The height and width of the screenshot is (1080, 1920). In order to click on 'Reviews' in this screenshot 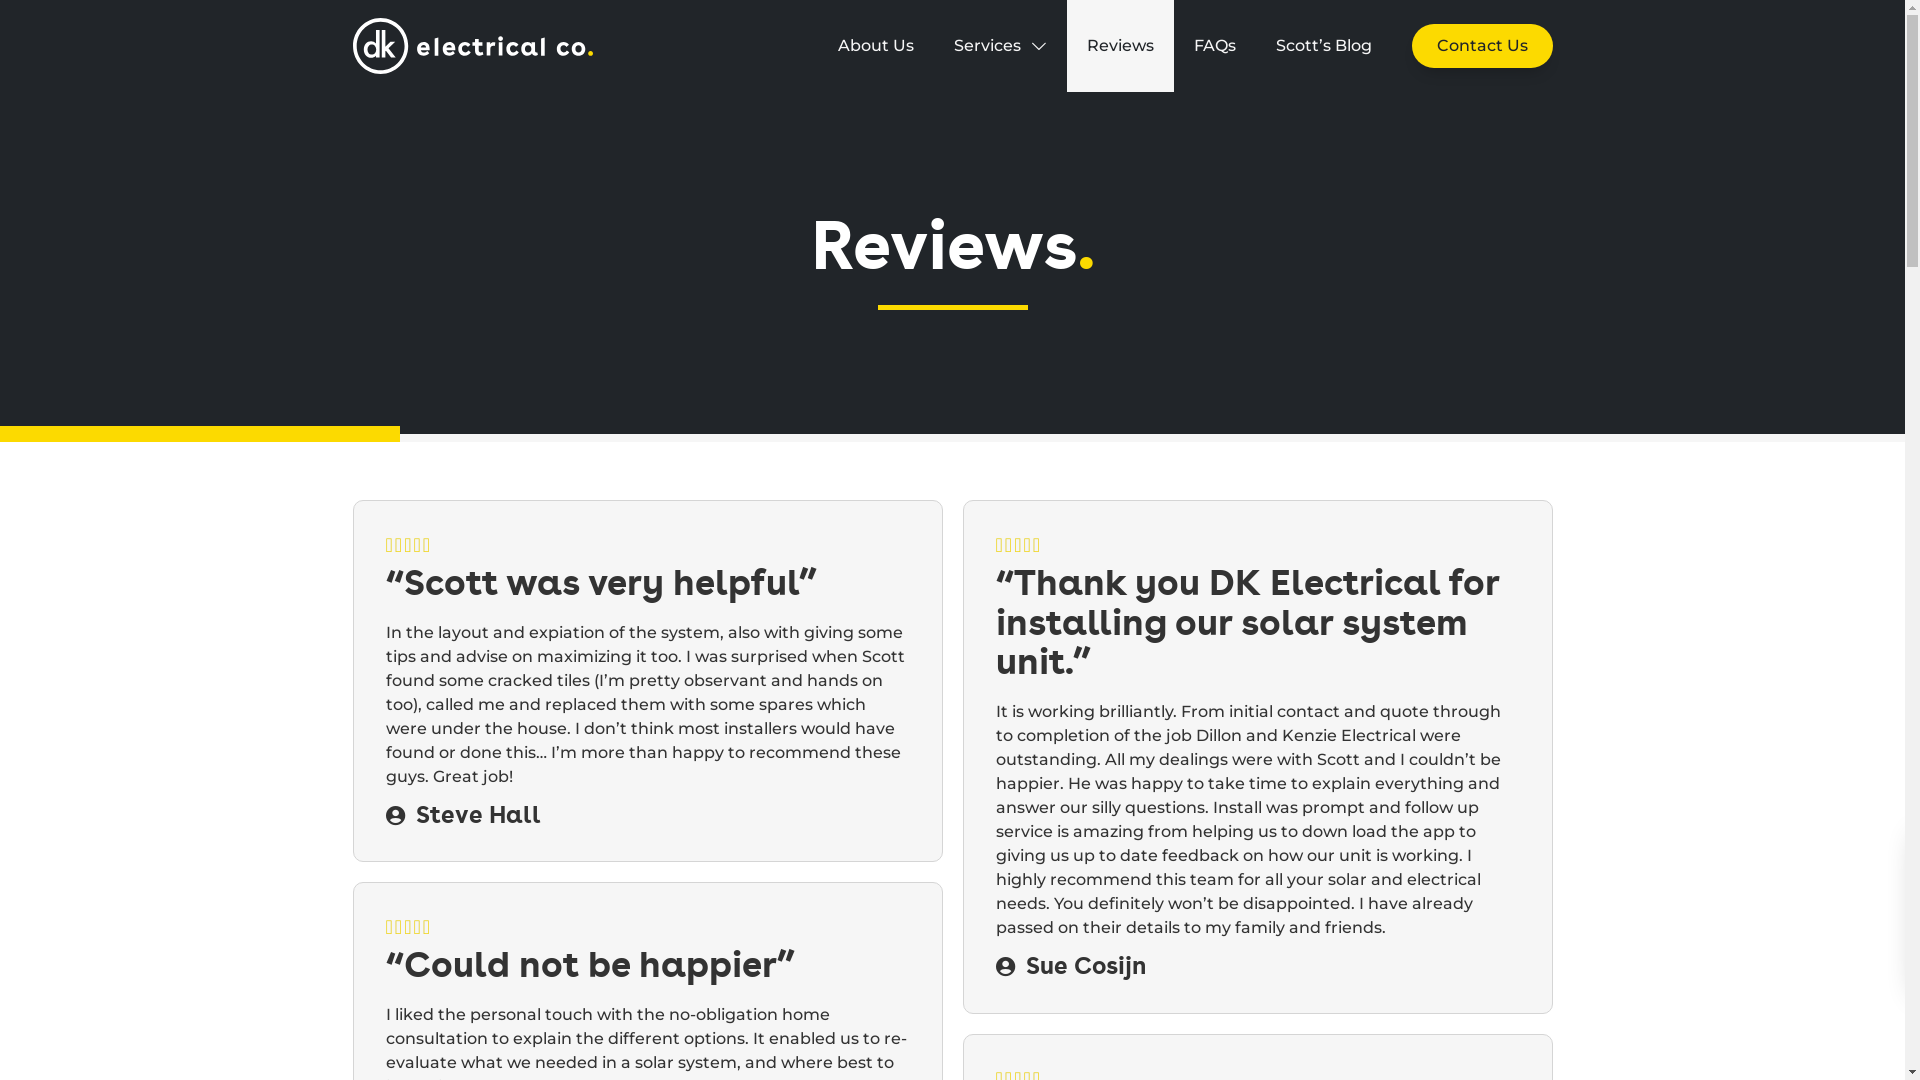, I will do `click(1118, 45)`.